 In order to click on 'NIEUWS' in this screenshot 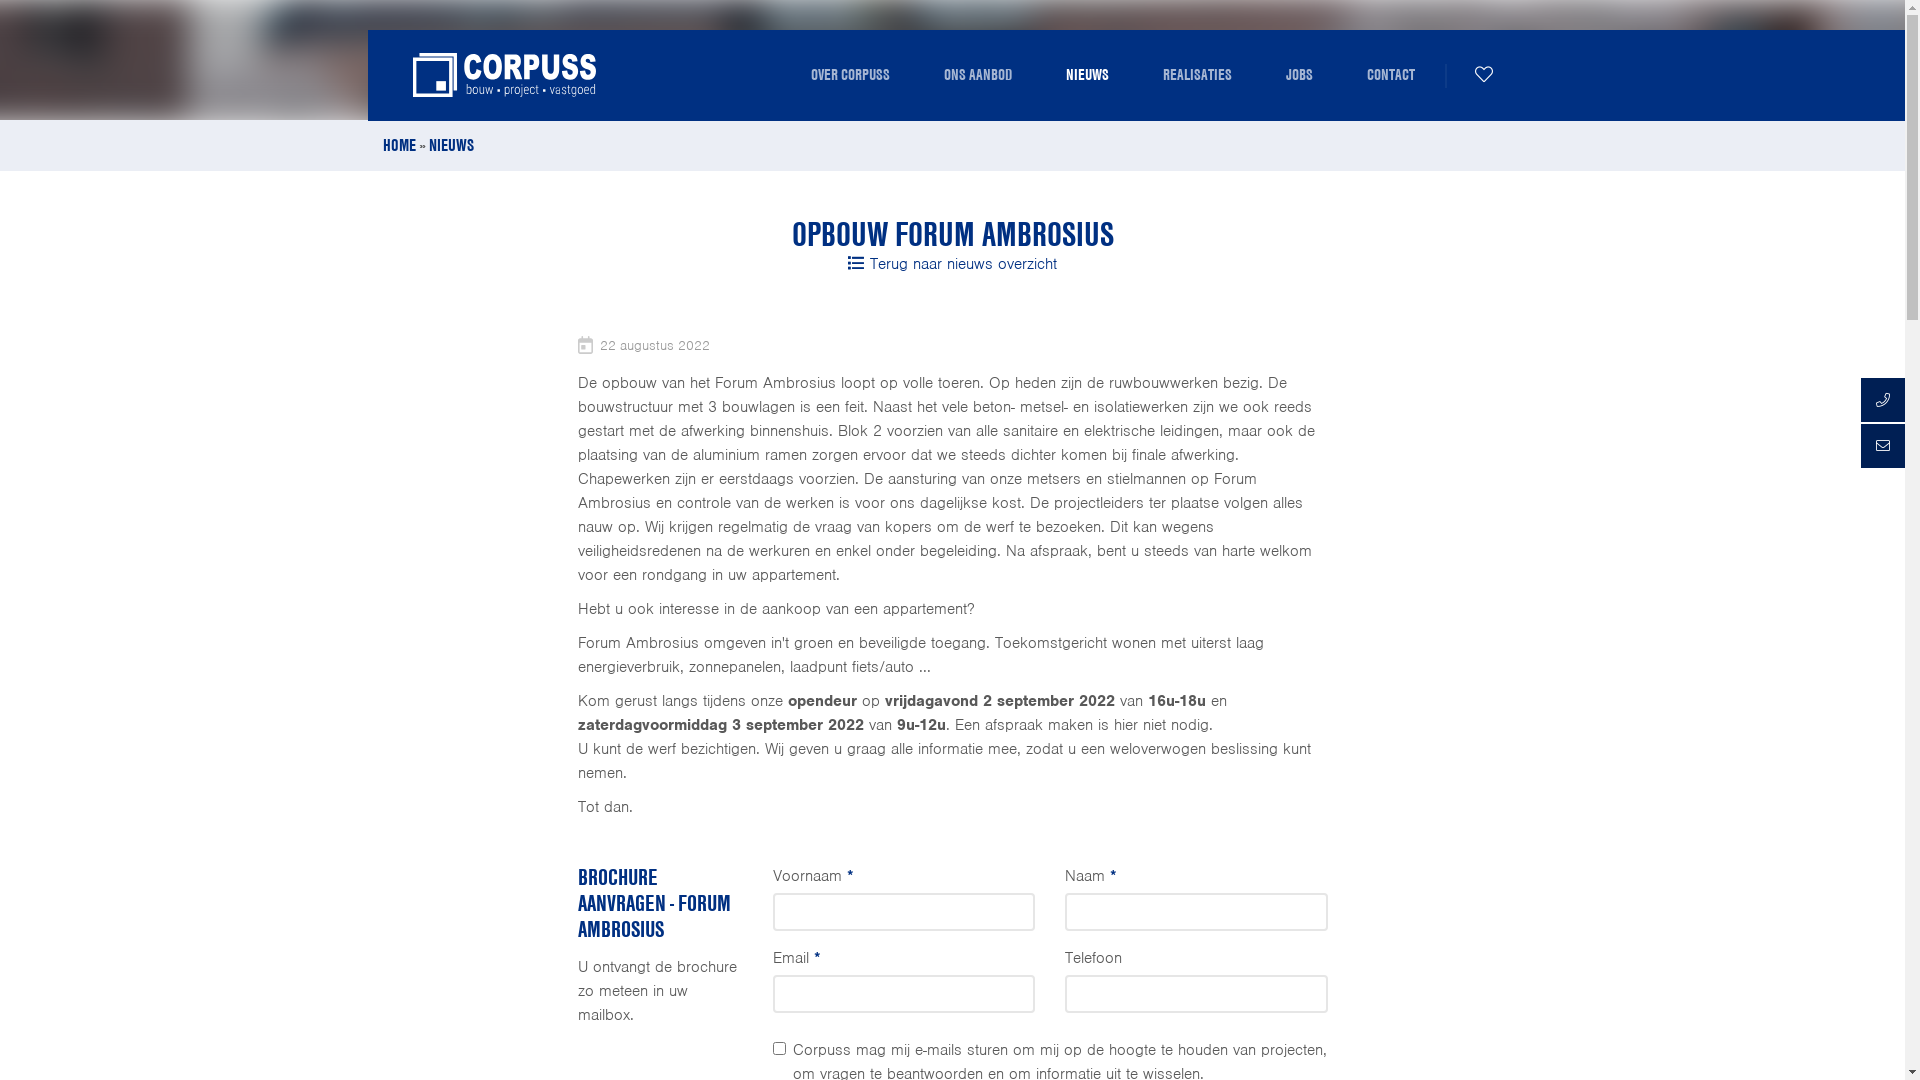, I will do `click(1085, 73)`.